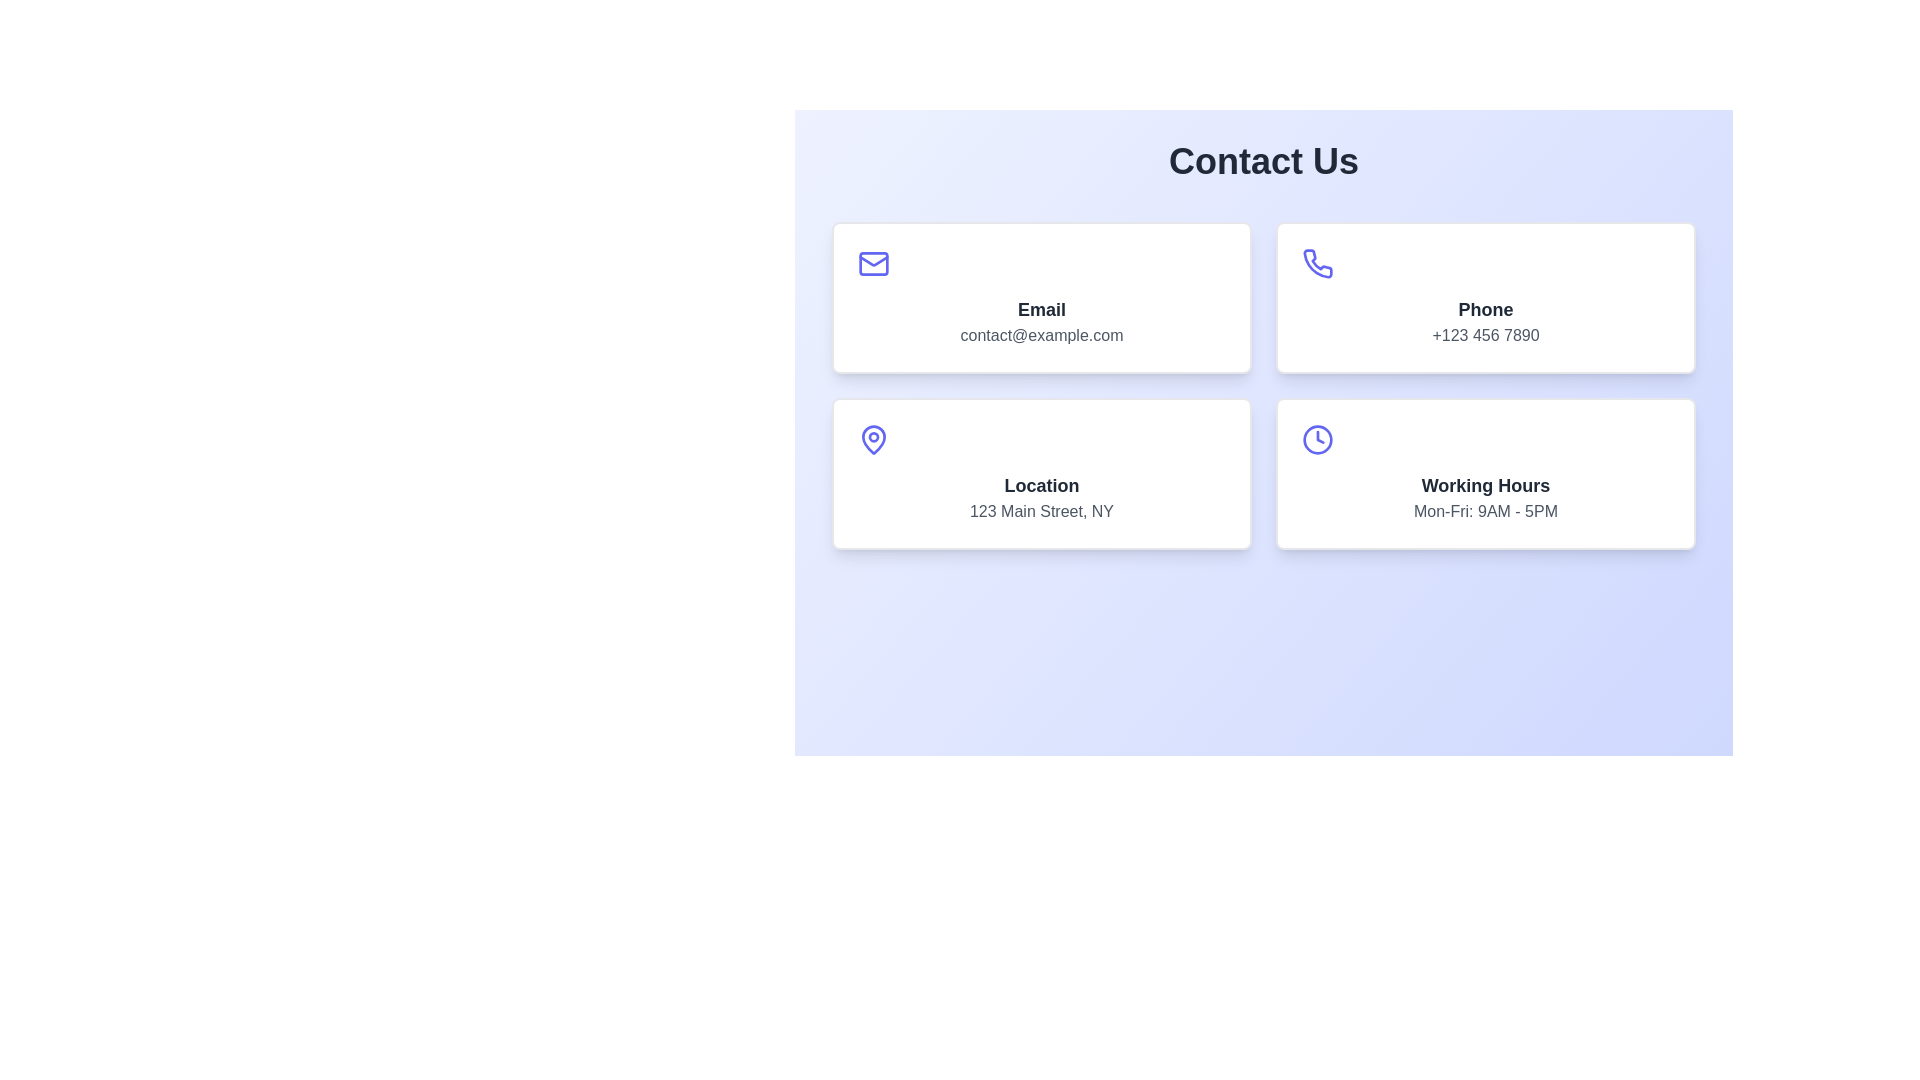 The image size is (1920, 1080). Describe the element at coordinates (1486, 486) in the screenshot. I see `the text label that provides context for the working hours, positioned inside a white card at the bottom-right corner of the grid layout, above 'Mon-Fri: 9AM - 5PM' and to the right of a clock icon` at that location.